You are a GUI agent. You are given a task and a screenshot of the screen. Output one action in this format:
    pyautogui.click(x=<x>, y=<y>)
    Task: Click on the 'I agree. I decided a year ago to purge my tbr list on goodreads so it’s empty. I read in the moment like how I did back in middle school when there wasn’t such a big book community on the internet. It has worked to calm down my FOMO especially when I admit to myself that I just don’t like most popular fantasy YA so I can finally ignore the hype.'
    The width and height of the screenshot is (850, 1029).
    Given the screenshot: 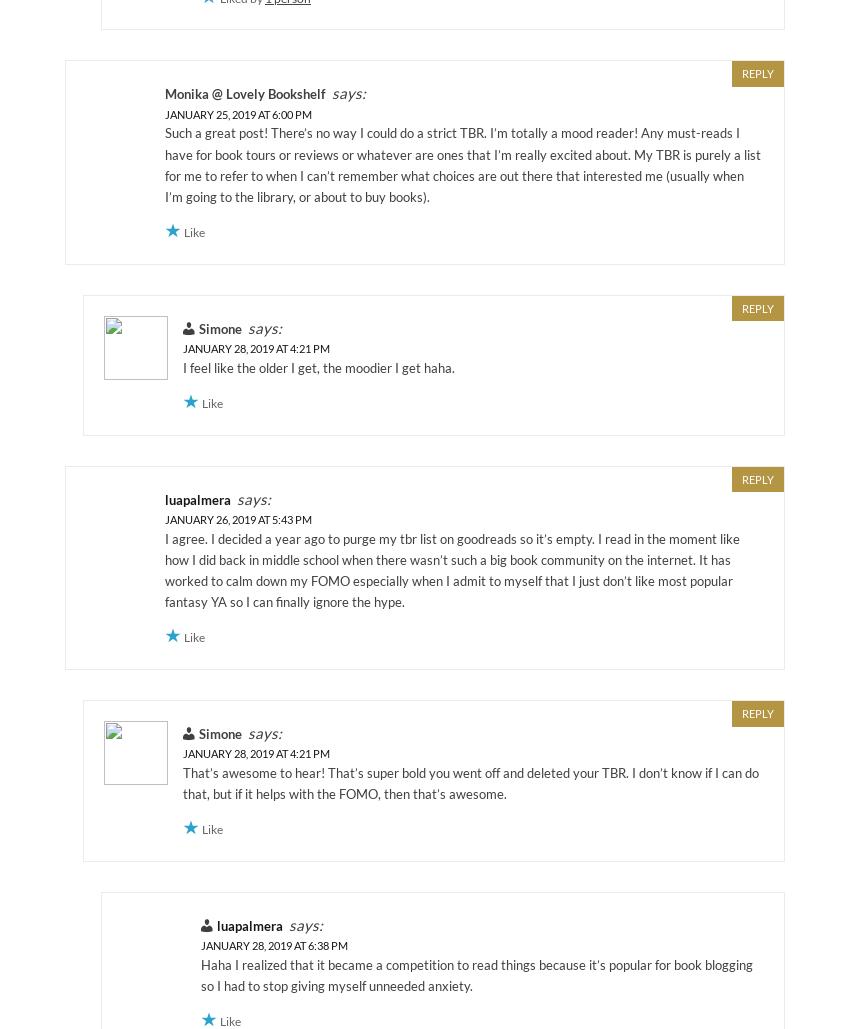 What is the action you would take?
    pyautogui.click(x=451, y=568)
    